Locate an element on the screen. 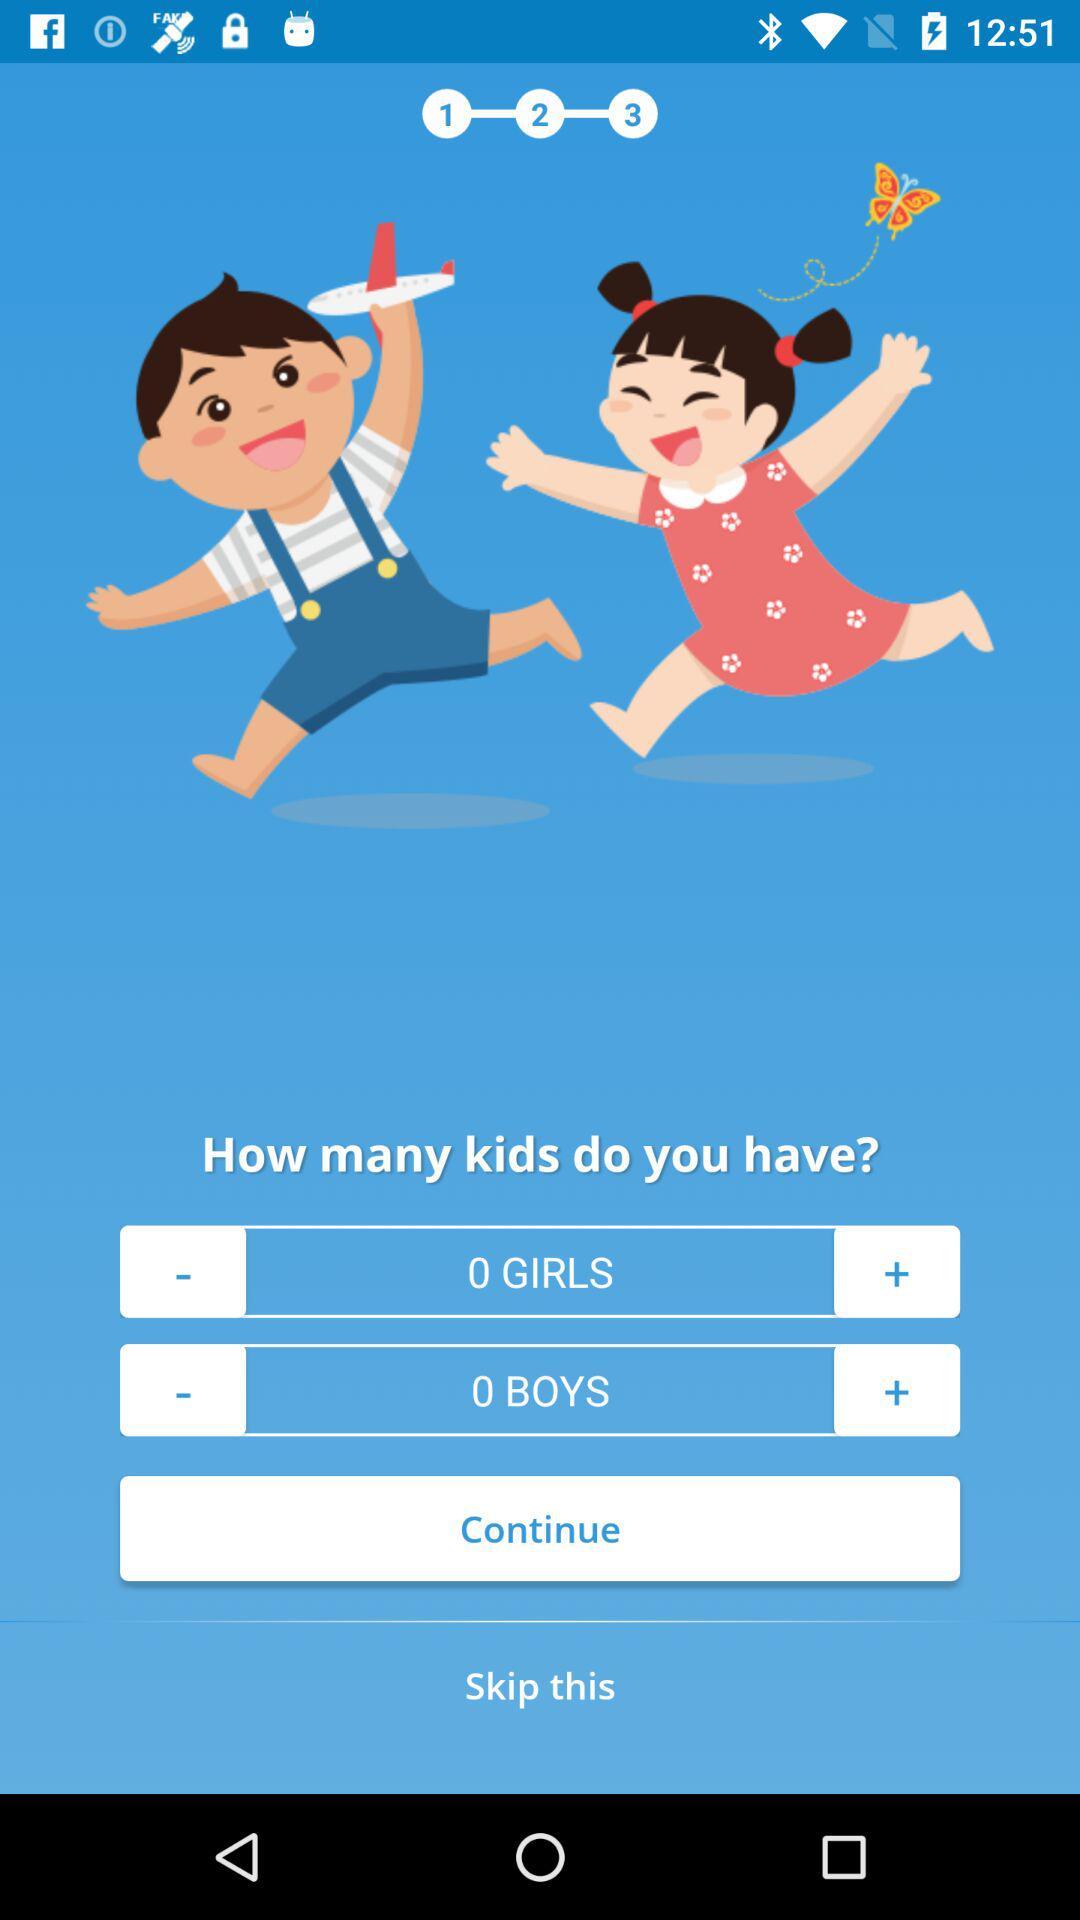  the + item is located at coordinates (896, 1270).